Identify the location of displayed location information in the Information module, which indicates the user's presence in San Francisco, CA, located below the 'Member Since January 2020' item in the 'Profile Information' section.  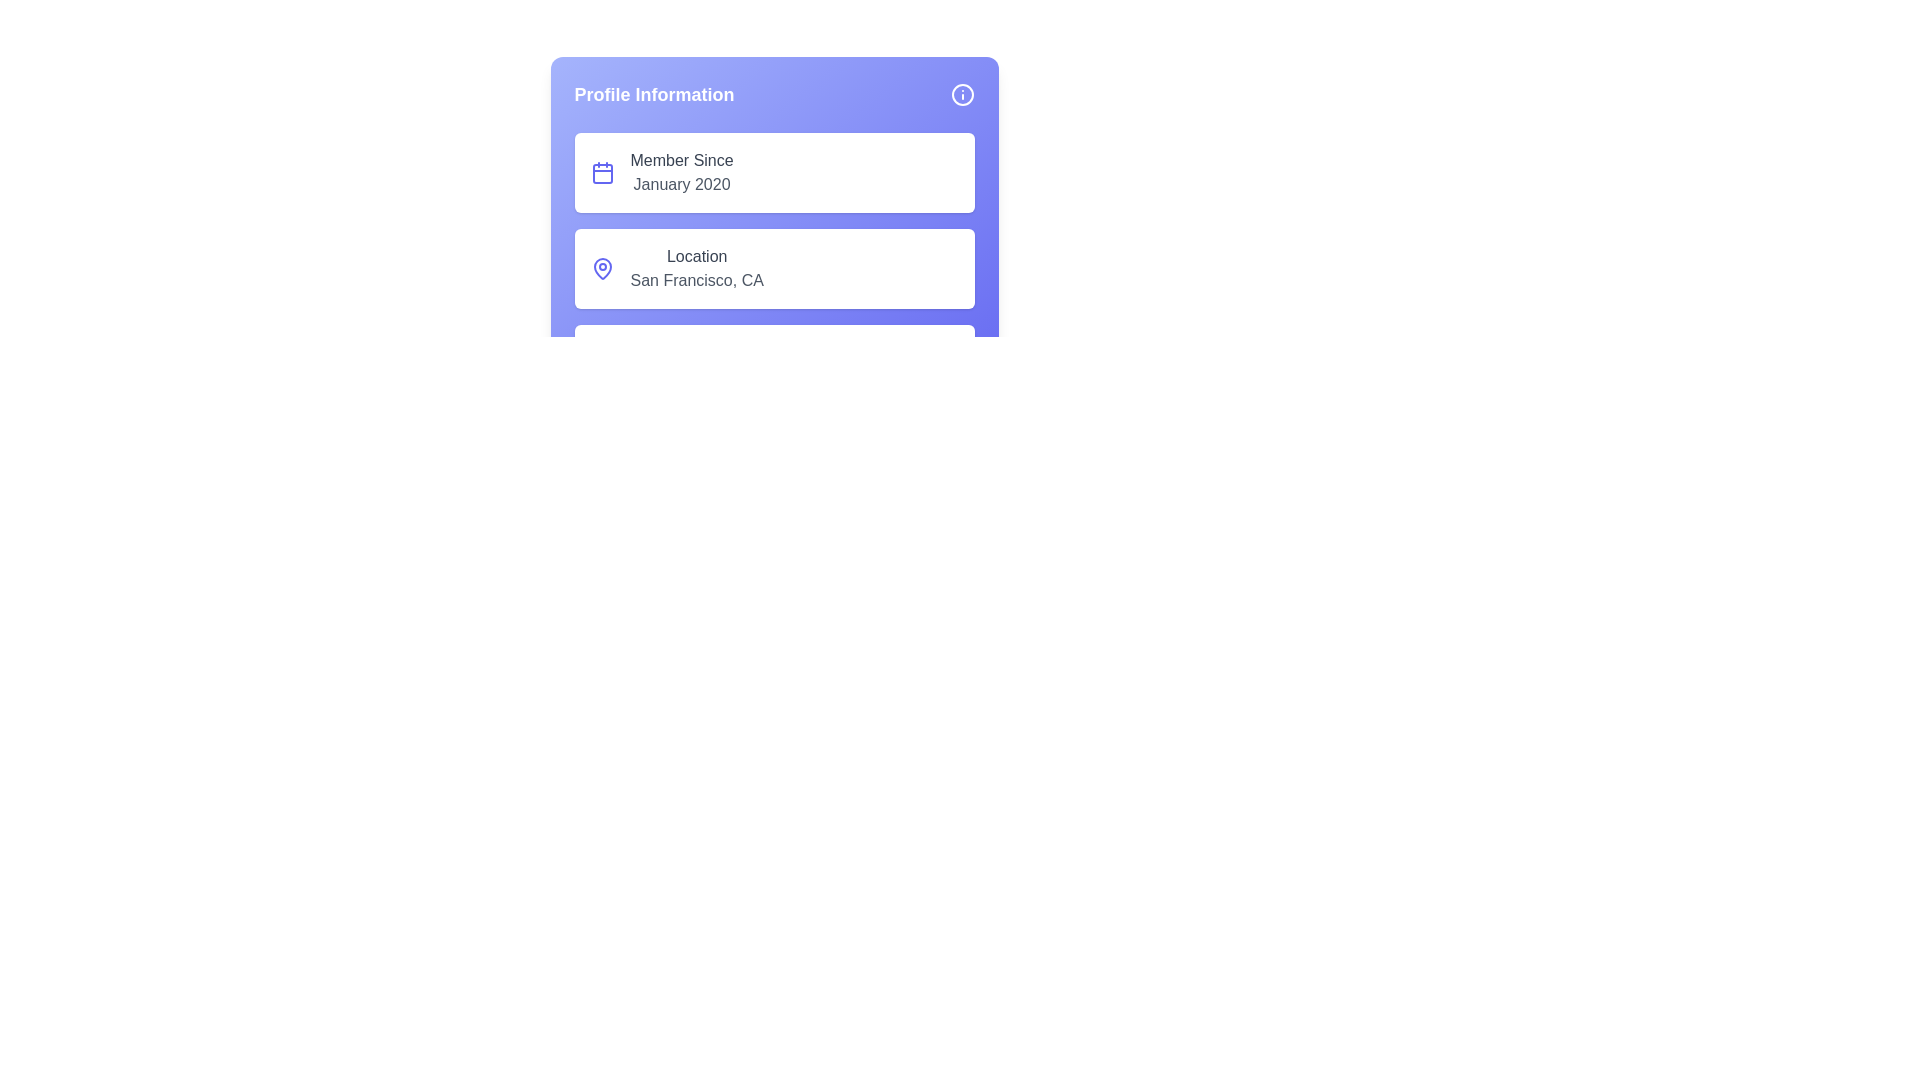
(773, 268).